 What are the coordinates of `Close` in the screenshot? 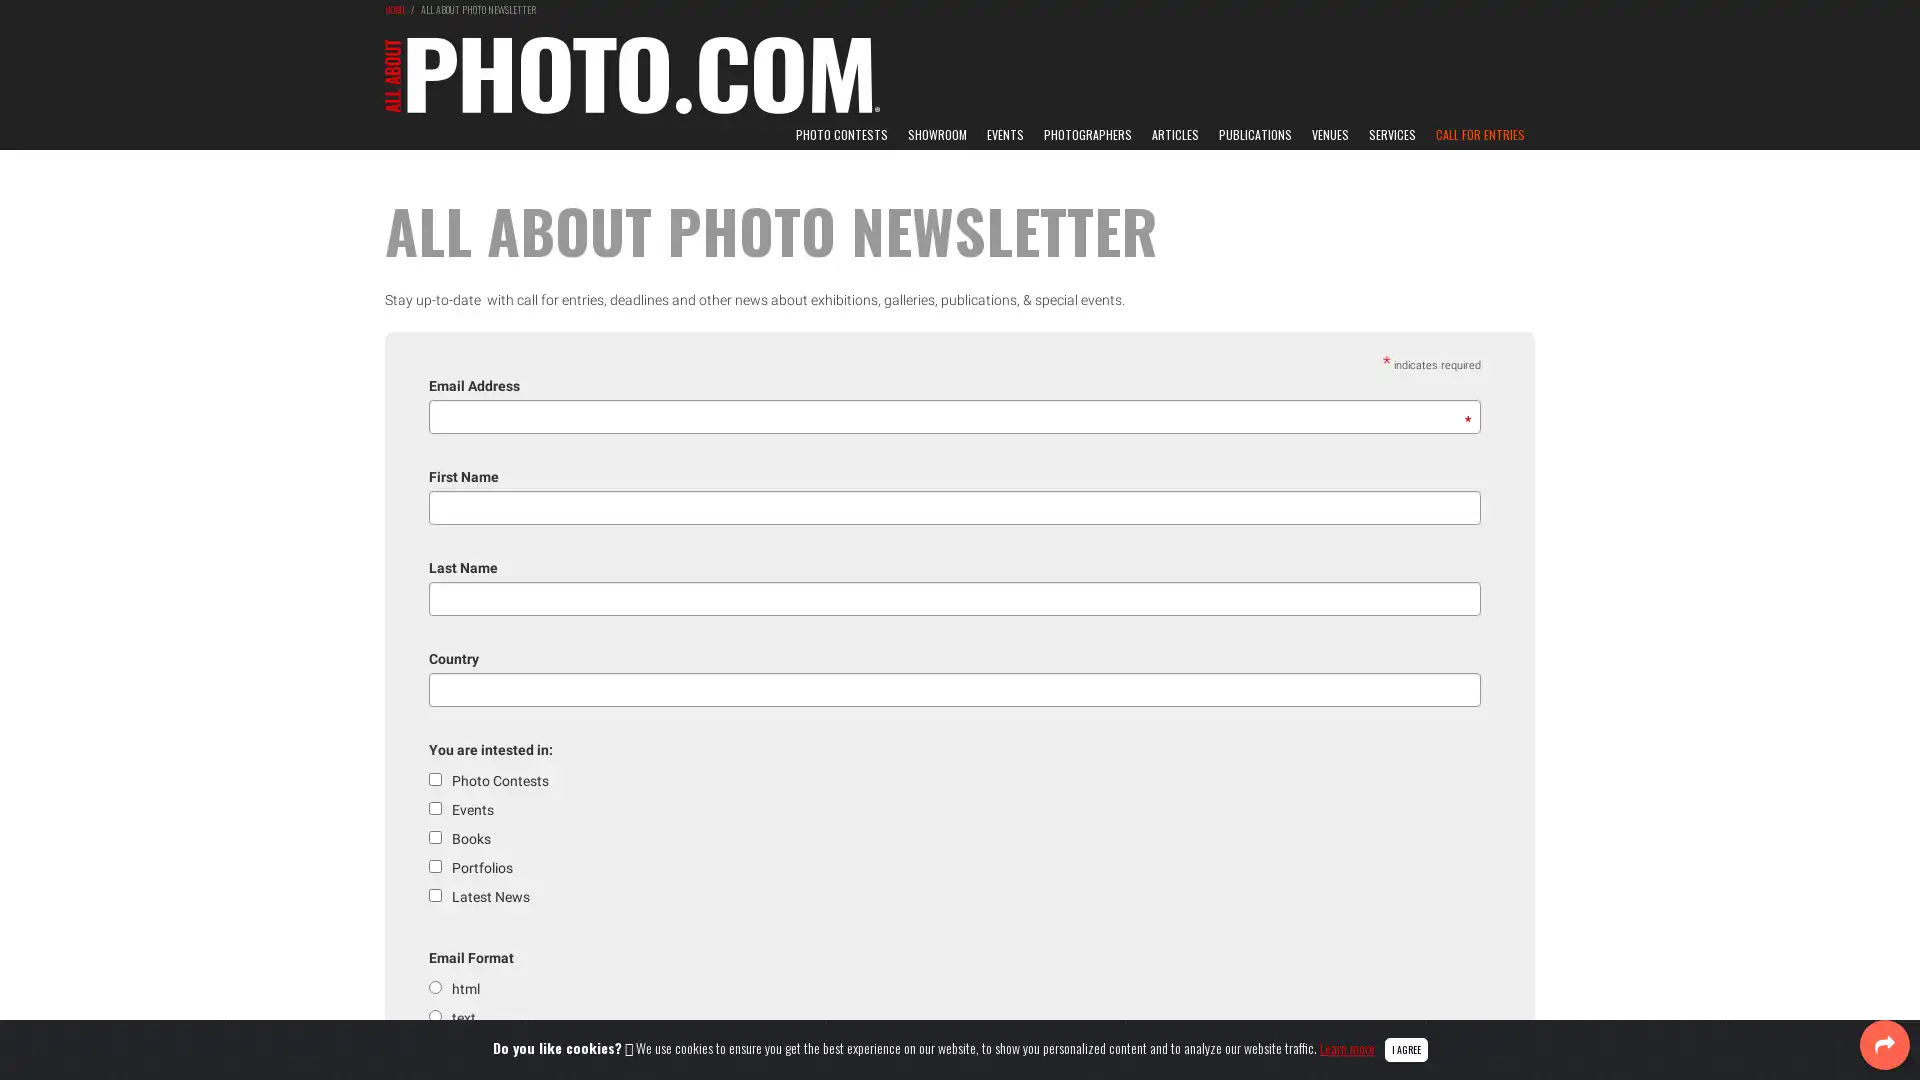 It's located at (1404, 1048).